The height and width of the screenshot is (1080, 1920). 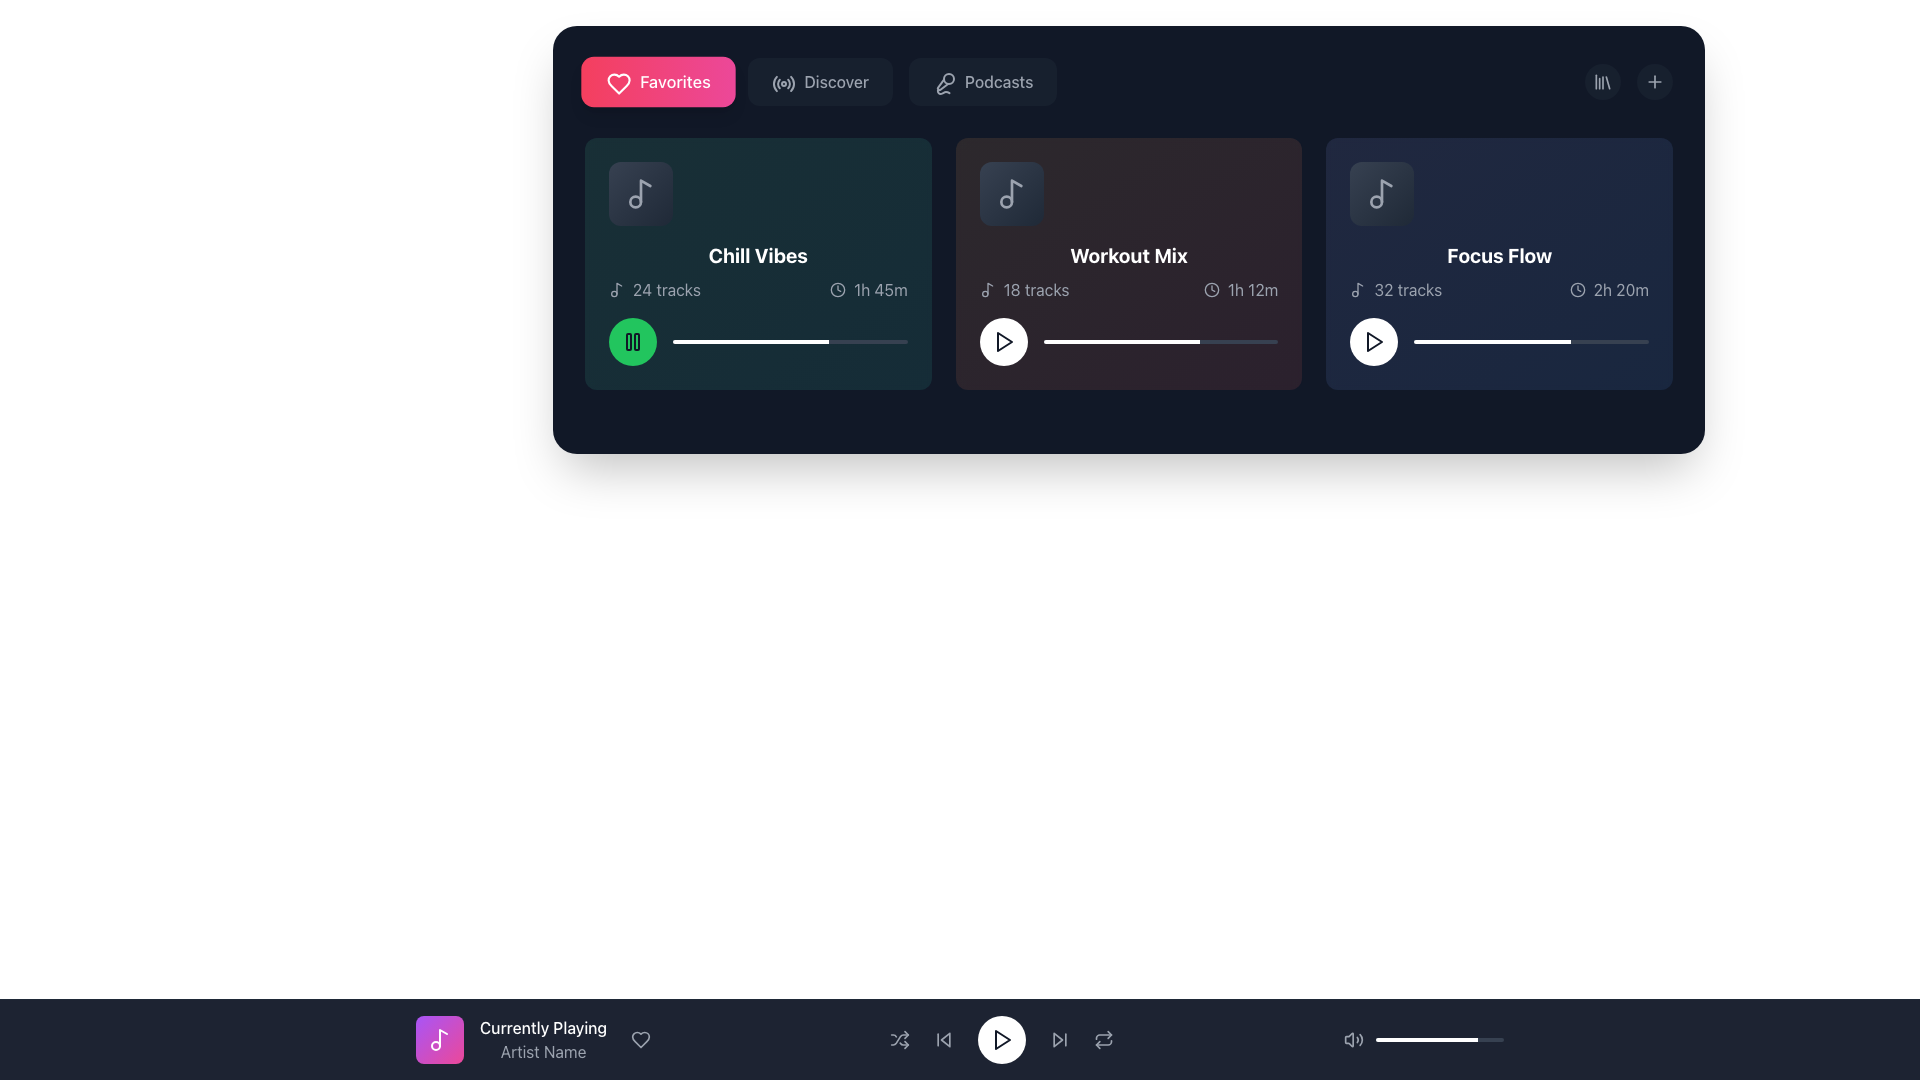 I want to click on the Progress Bar located at the bottom of the 'Focus Flow' card to adjust the playback position, so click(x=1530, y=341).